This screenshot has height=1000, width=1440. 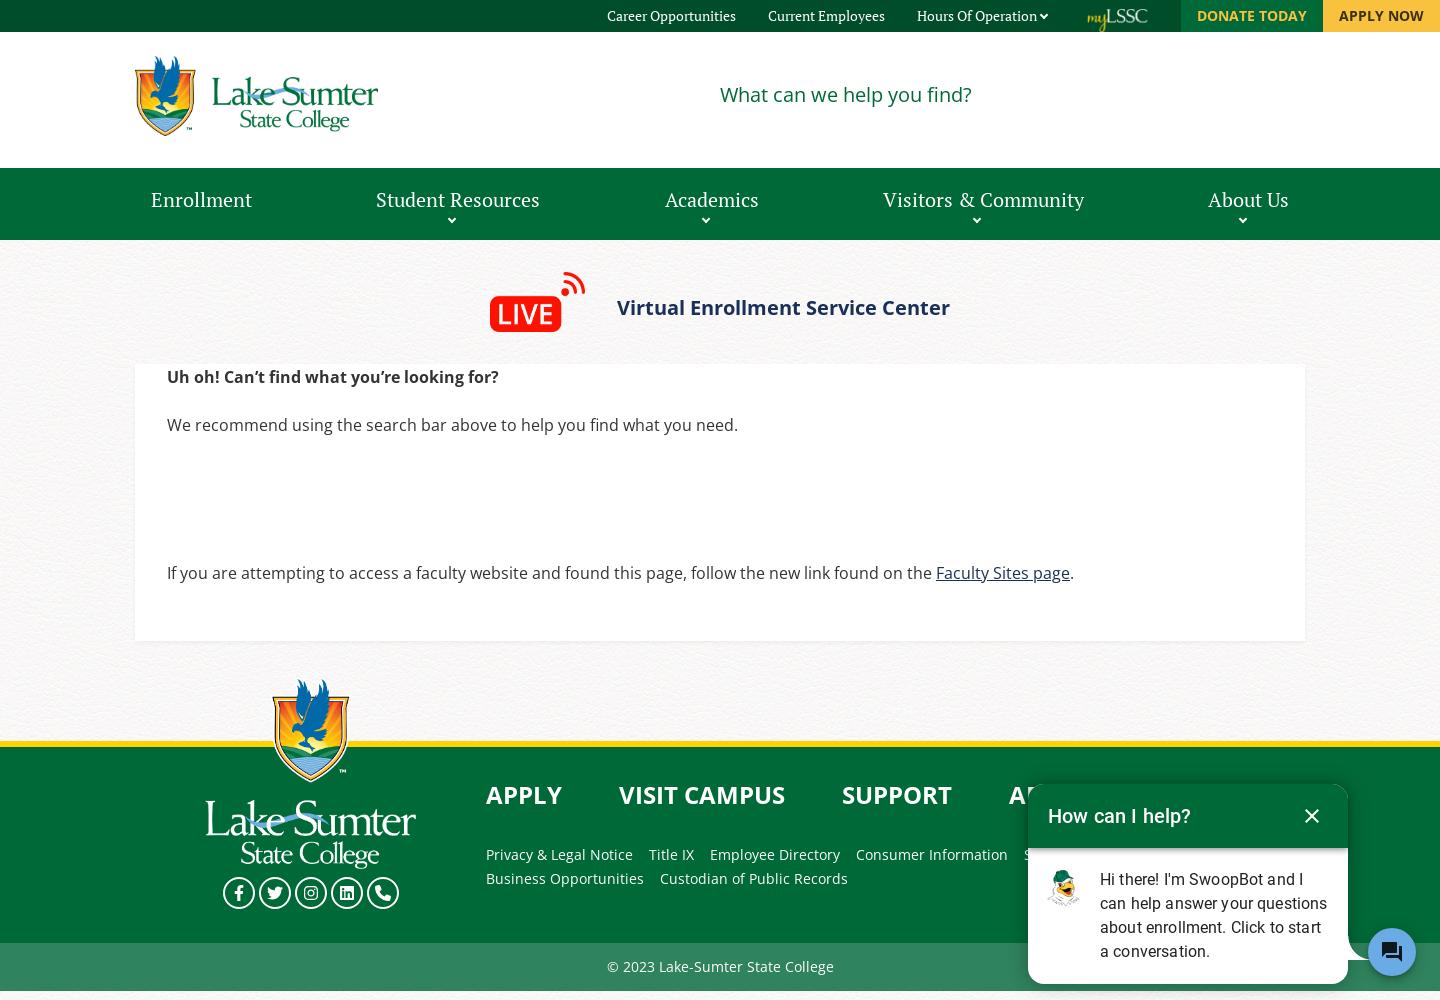 What do you see at coordinates (150, 198) in the screenshot?
I see `'Enrollment'` at bounding box center [150, 198].